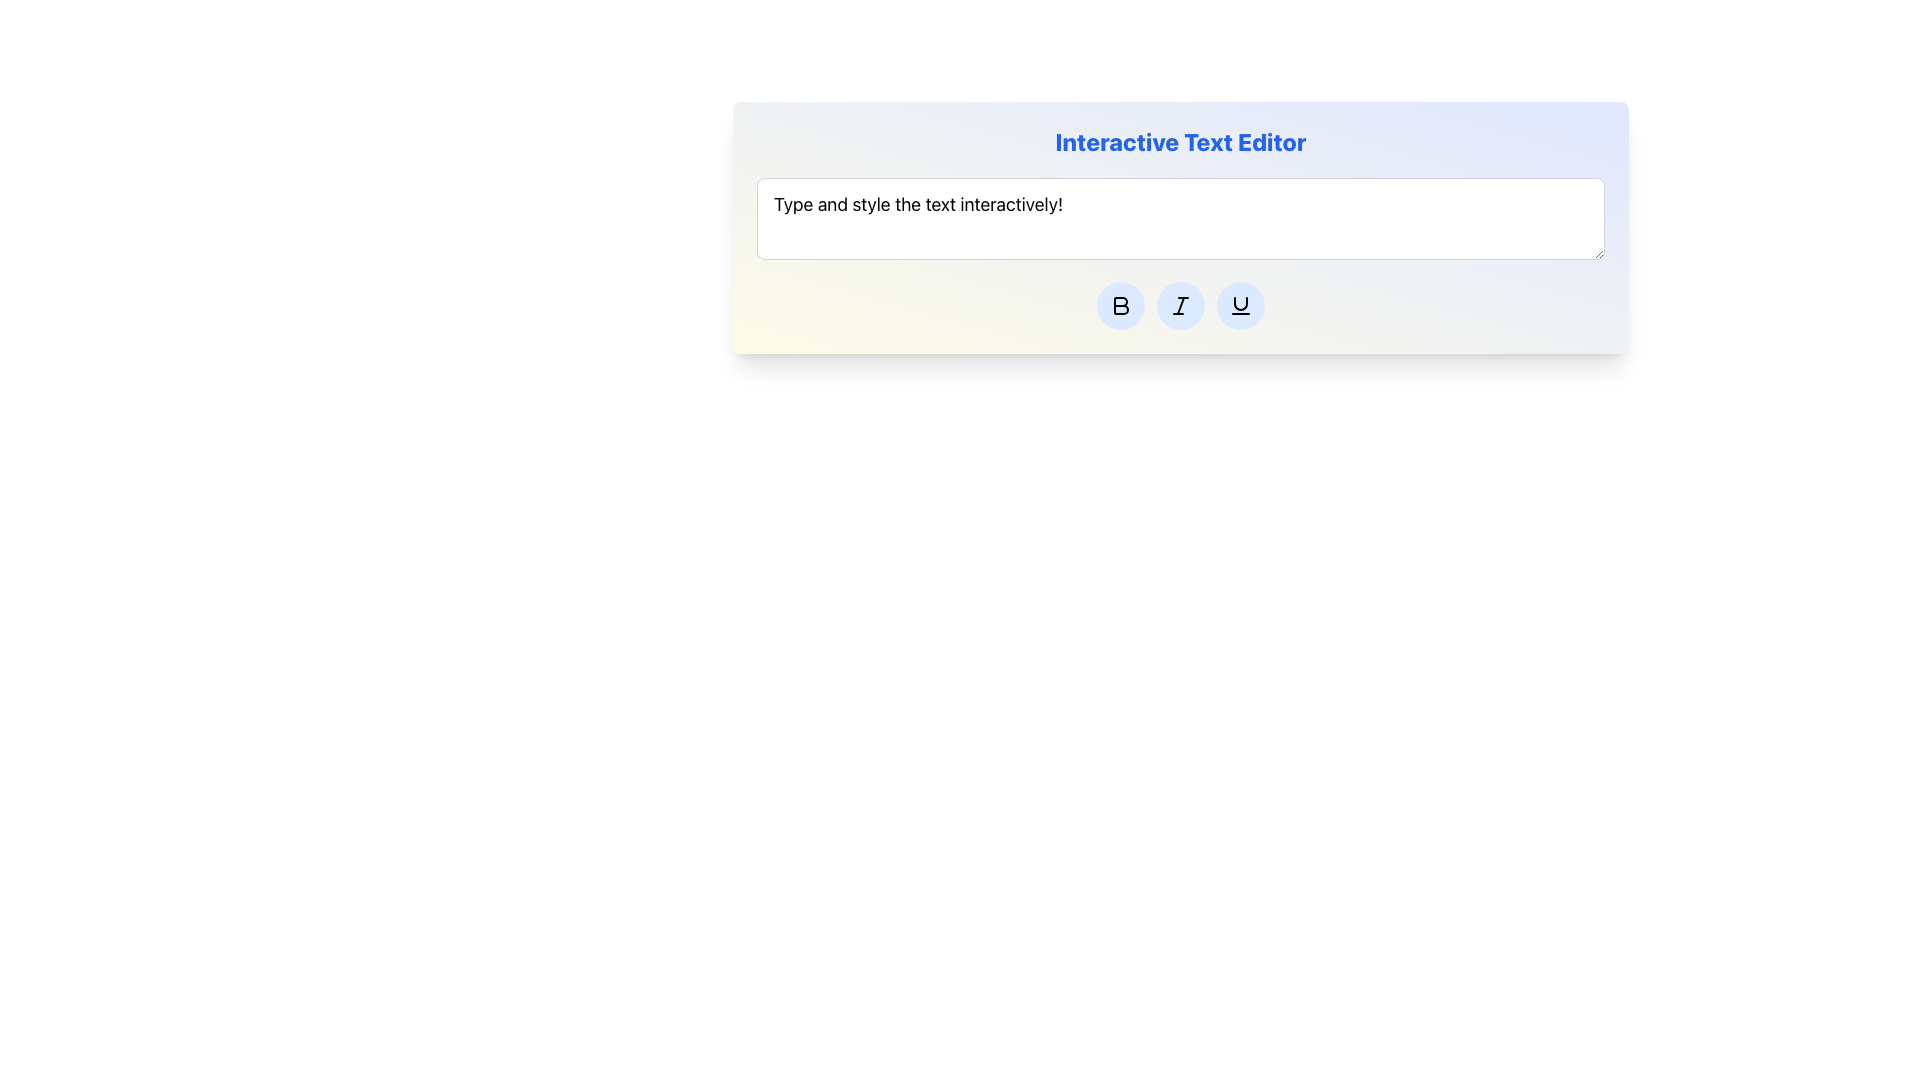 The width and height of the screenshot is (1920, 1080). Describe the element at coordinates (1180, 305) in the screenshot. I see `the stylized 'Italic' icon button, which is represented by a slanted 'I' glyph` at that location.